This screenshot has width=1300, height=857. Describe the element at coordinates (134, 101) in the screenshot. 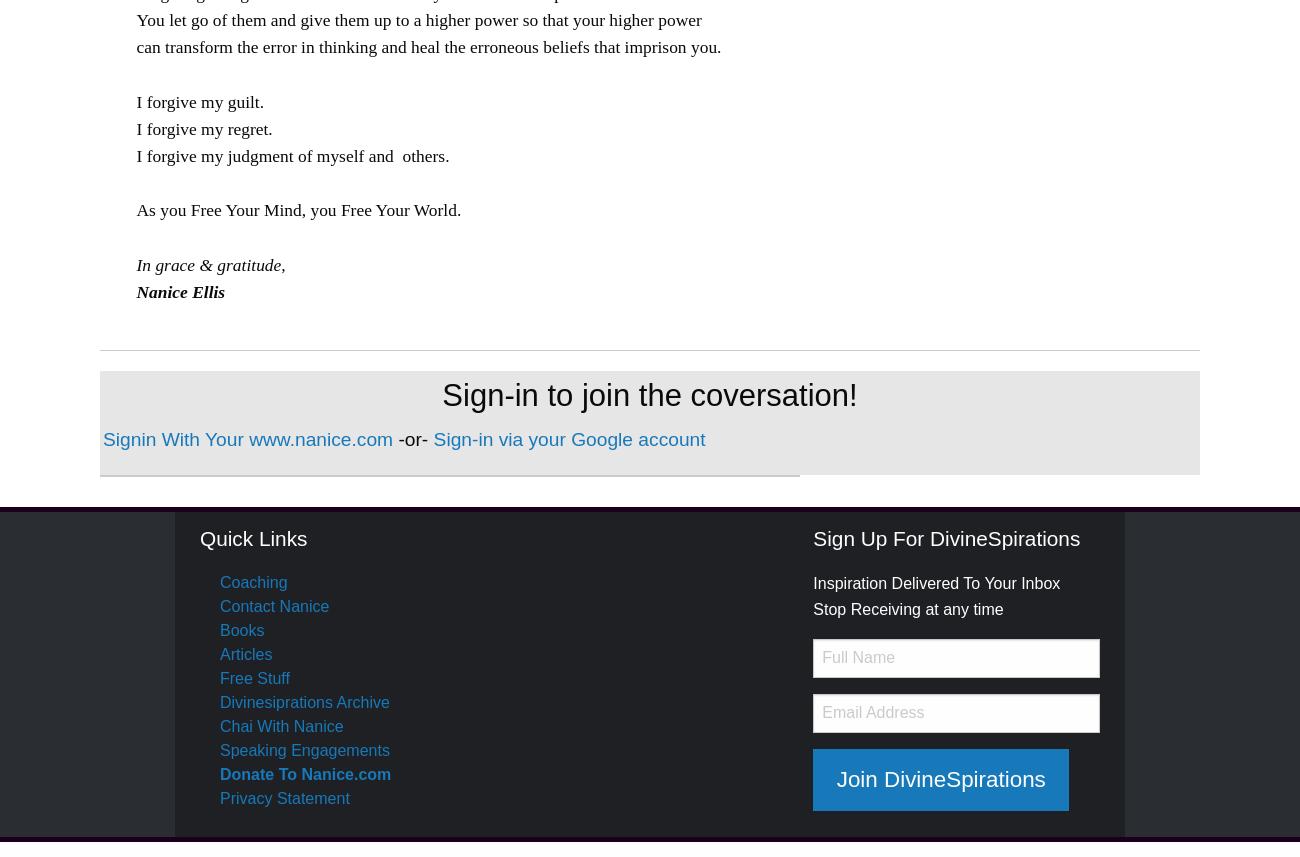

I see `'I forgive my guilt.'` at that location.